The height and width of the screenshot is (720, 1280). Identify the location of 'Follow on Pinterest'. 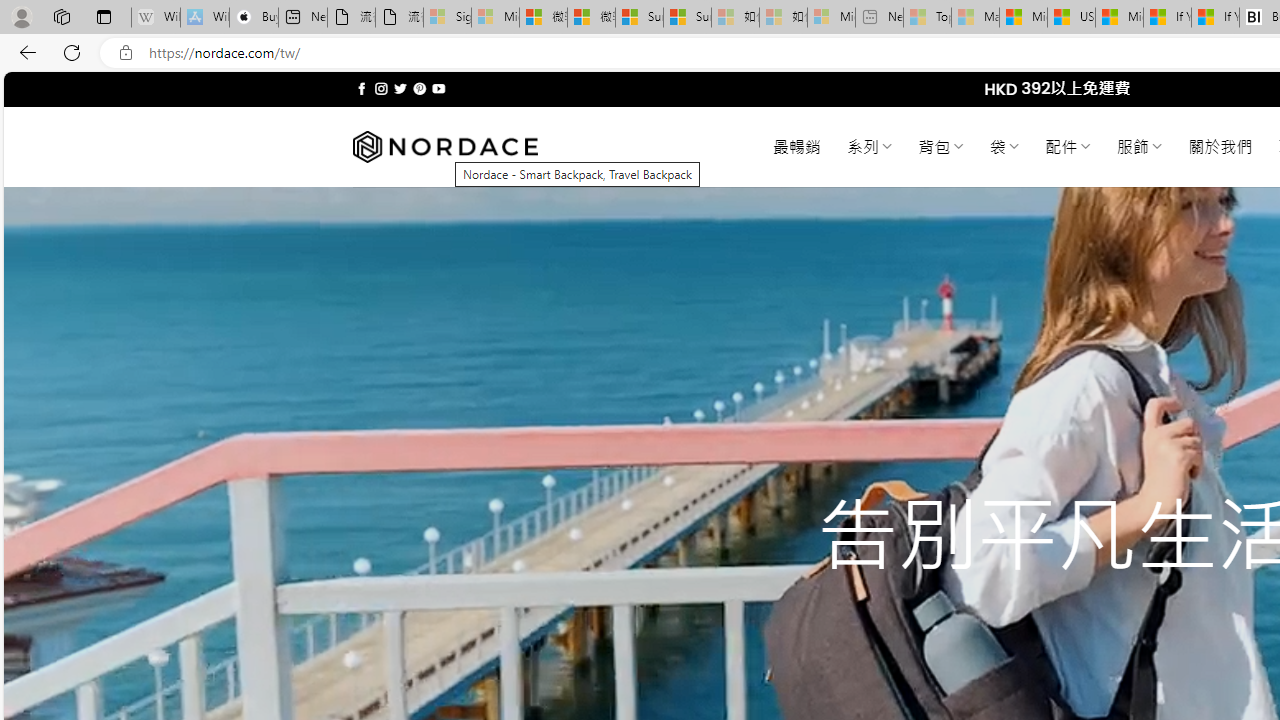
(418, 88).